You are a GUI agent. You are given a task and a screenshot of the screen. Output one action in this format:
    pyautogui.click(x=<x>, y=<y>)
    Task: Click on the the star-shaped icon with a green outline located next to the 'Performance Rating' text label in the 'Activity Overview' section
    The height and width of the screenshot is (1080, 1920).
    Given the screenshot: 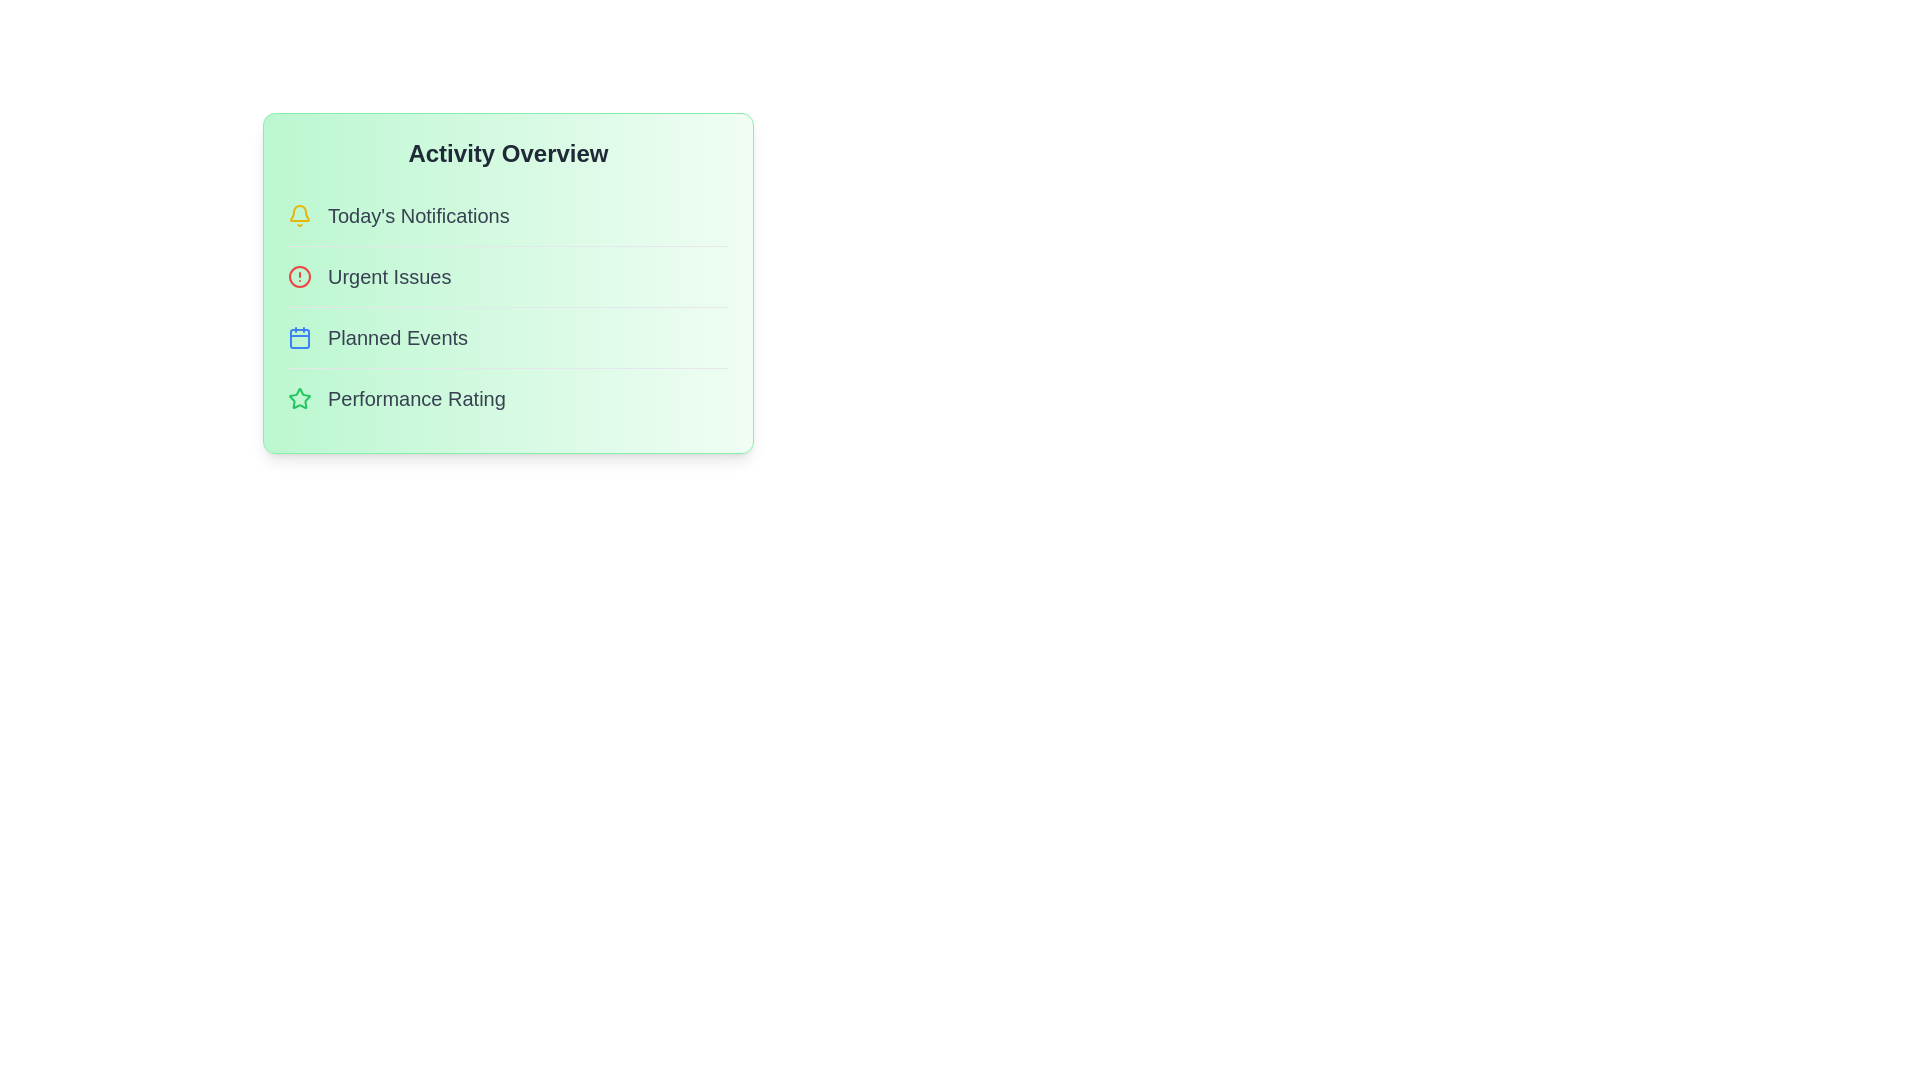 What is the action you would take?
    pyautogui.click(x=298, y=398)
    